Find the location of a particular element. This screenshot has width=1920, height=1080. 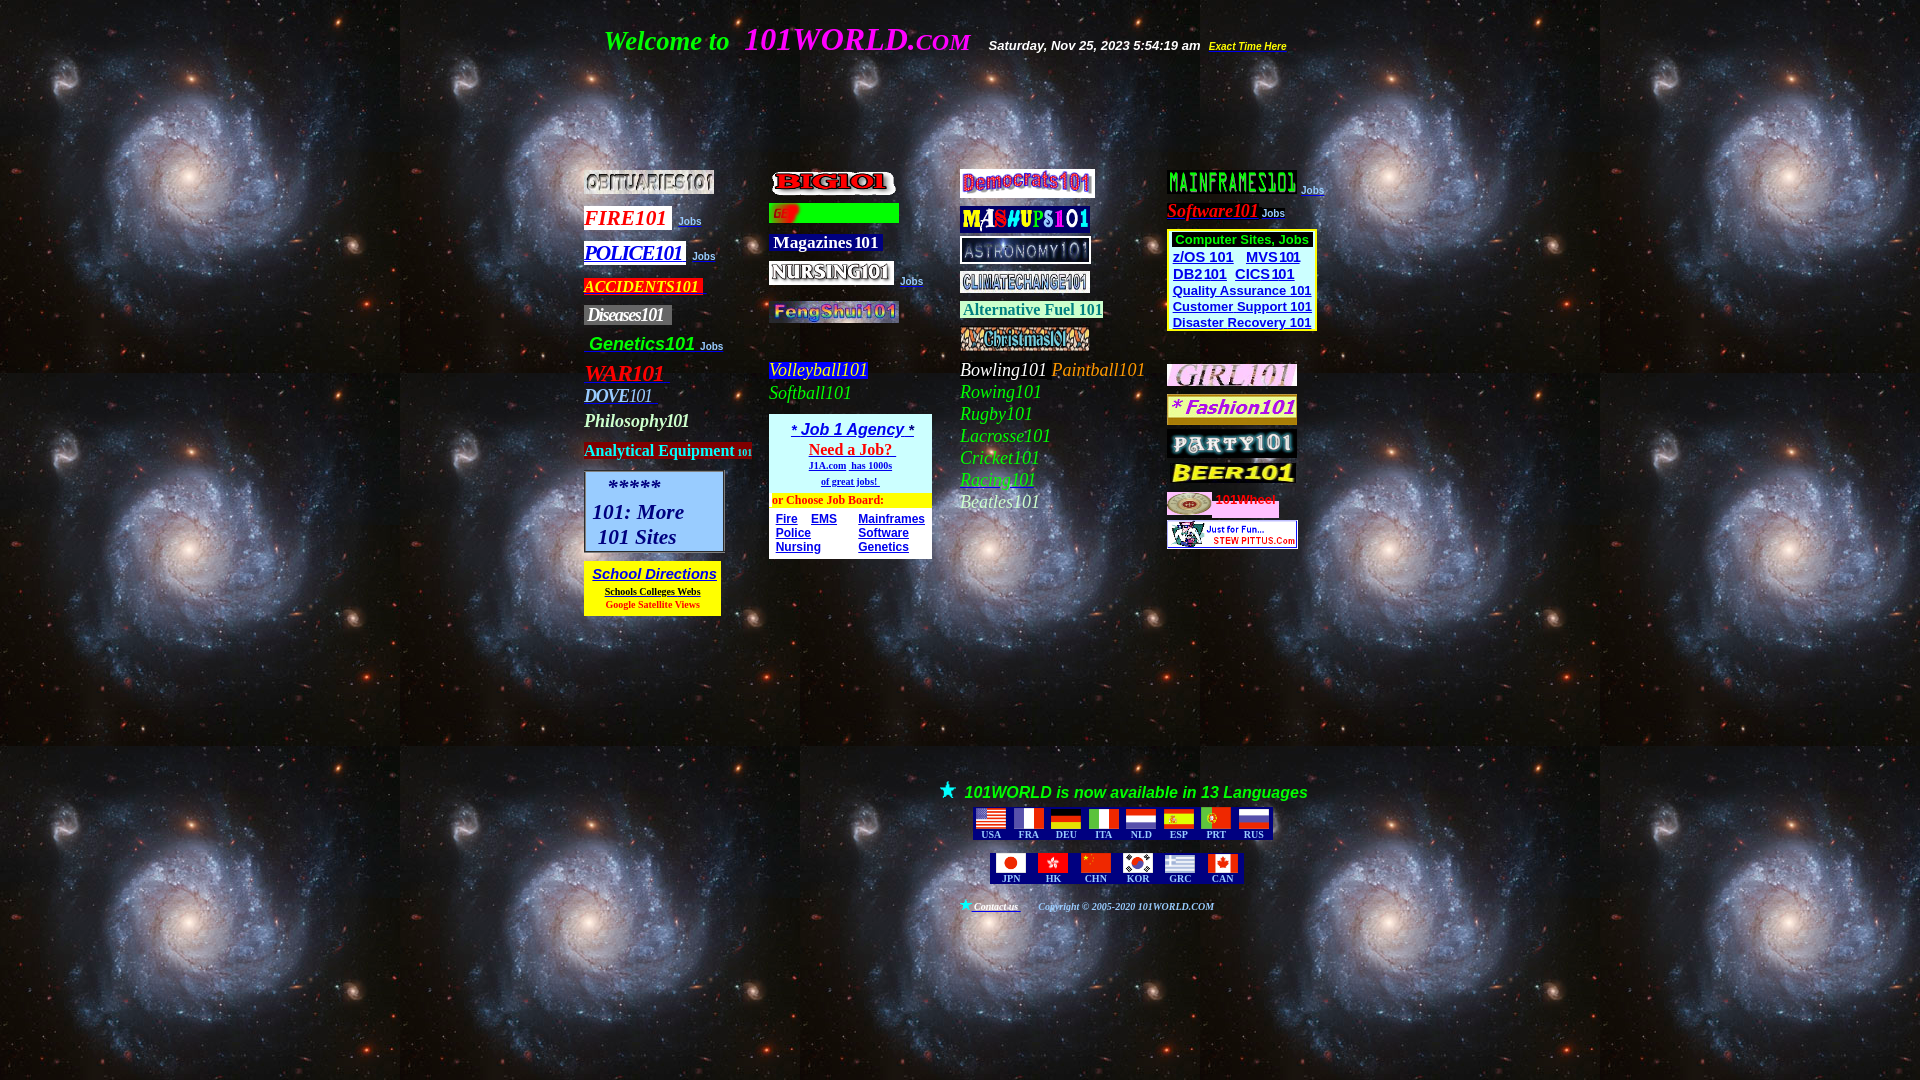

'Rugby101' is located at coordinates (960, 413).